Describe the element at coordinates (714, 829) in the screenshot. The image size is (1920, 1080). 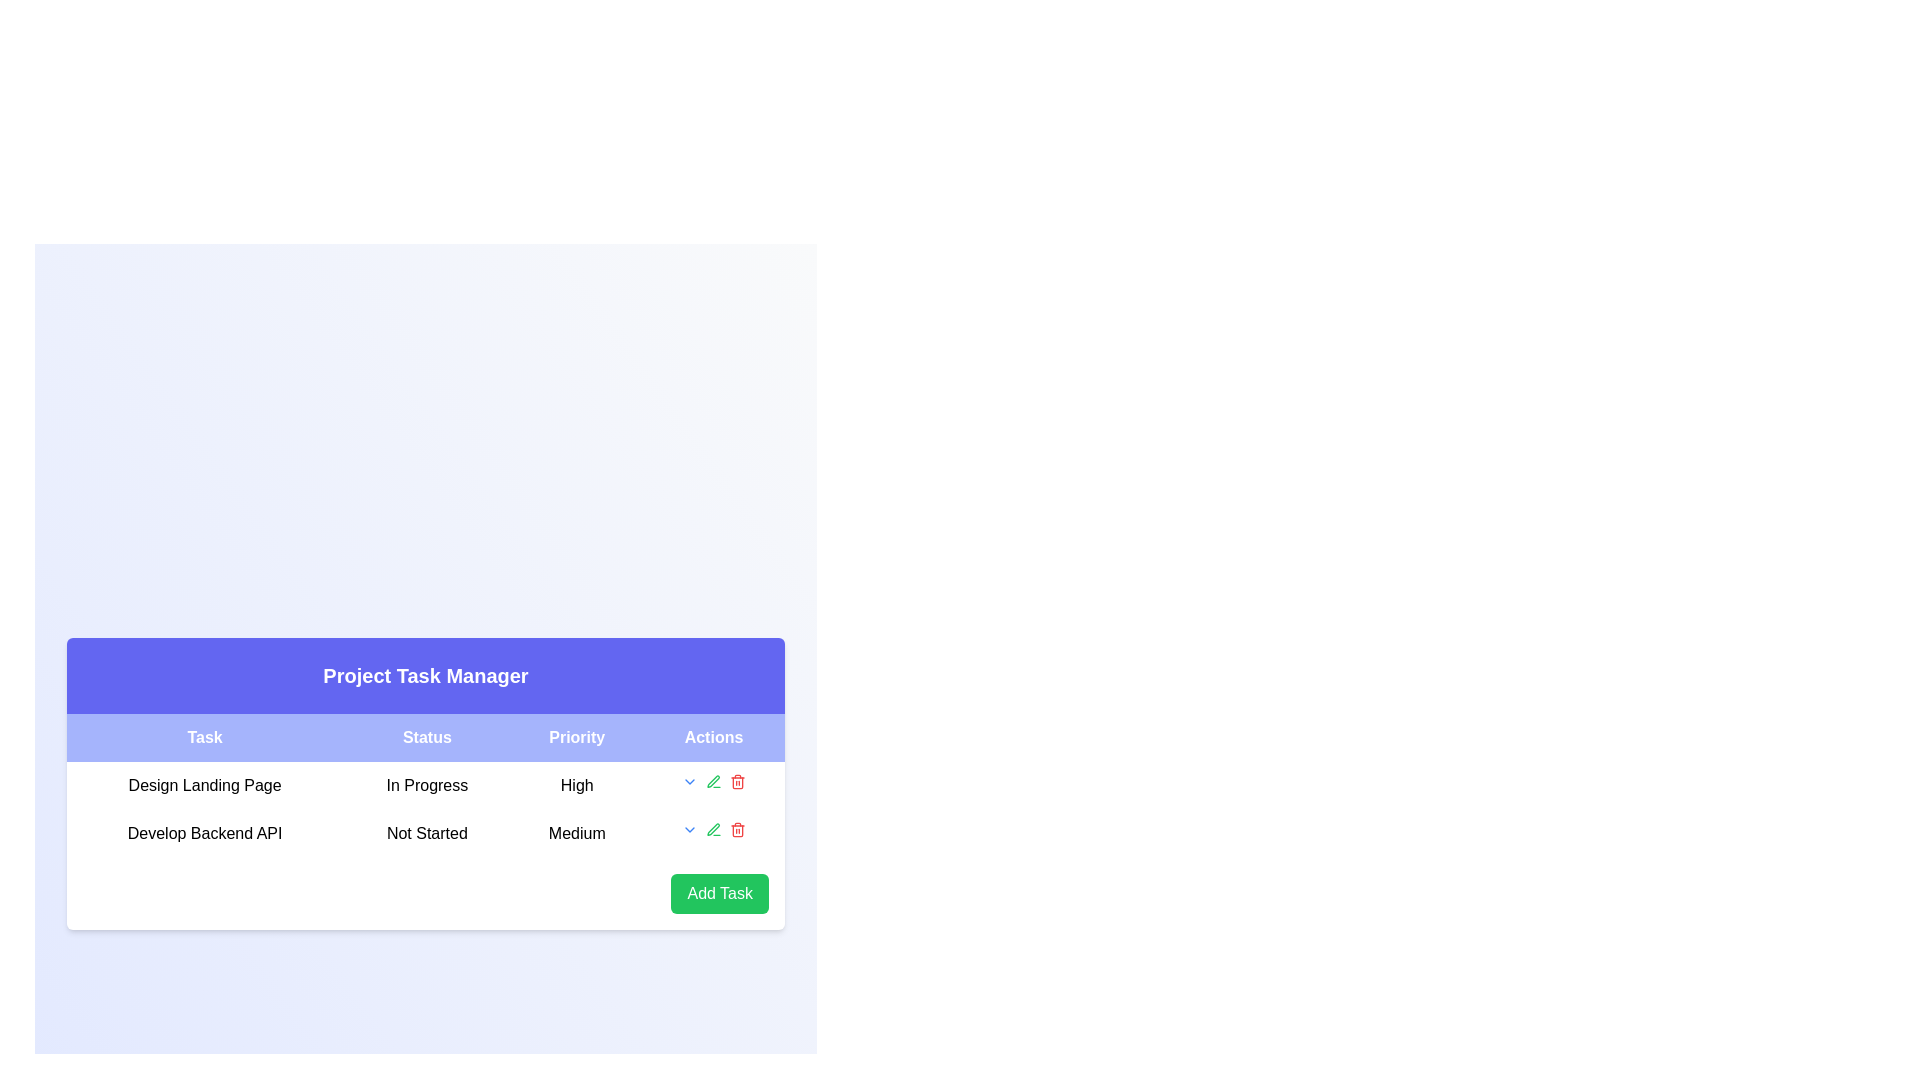
I see `the green-colored pen icon in the 'Actions' column of the first row in the 'Project Task Manager' table` at that location.